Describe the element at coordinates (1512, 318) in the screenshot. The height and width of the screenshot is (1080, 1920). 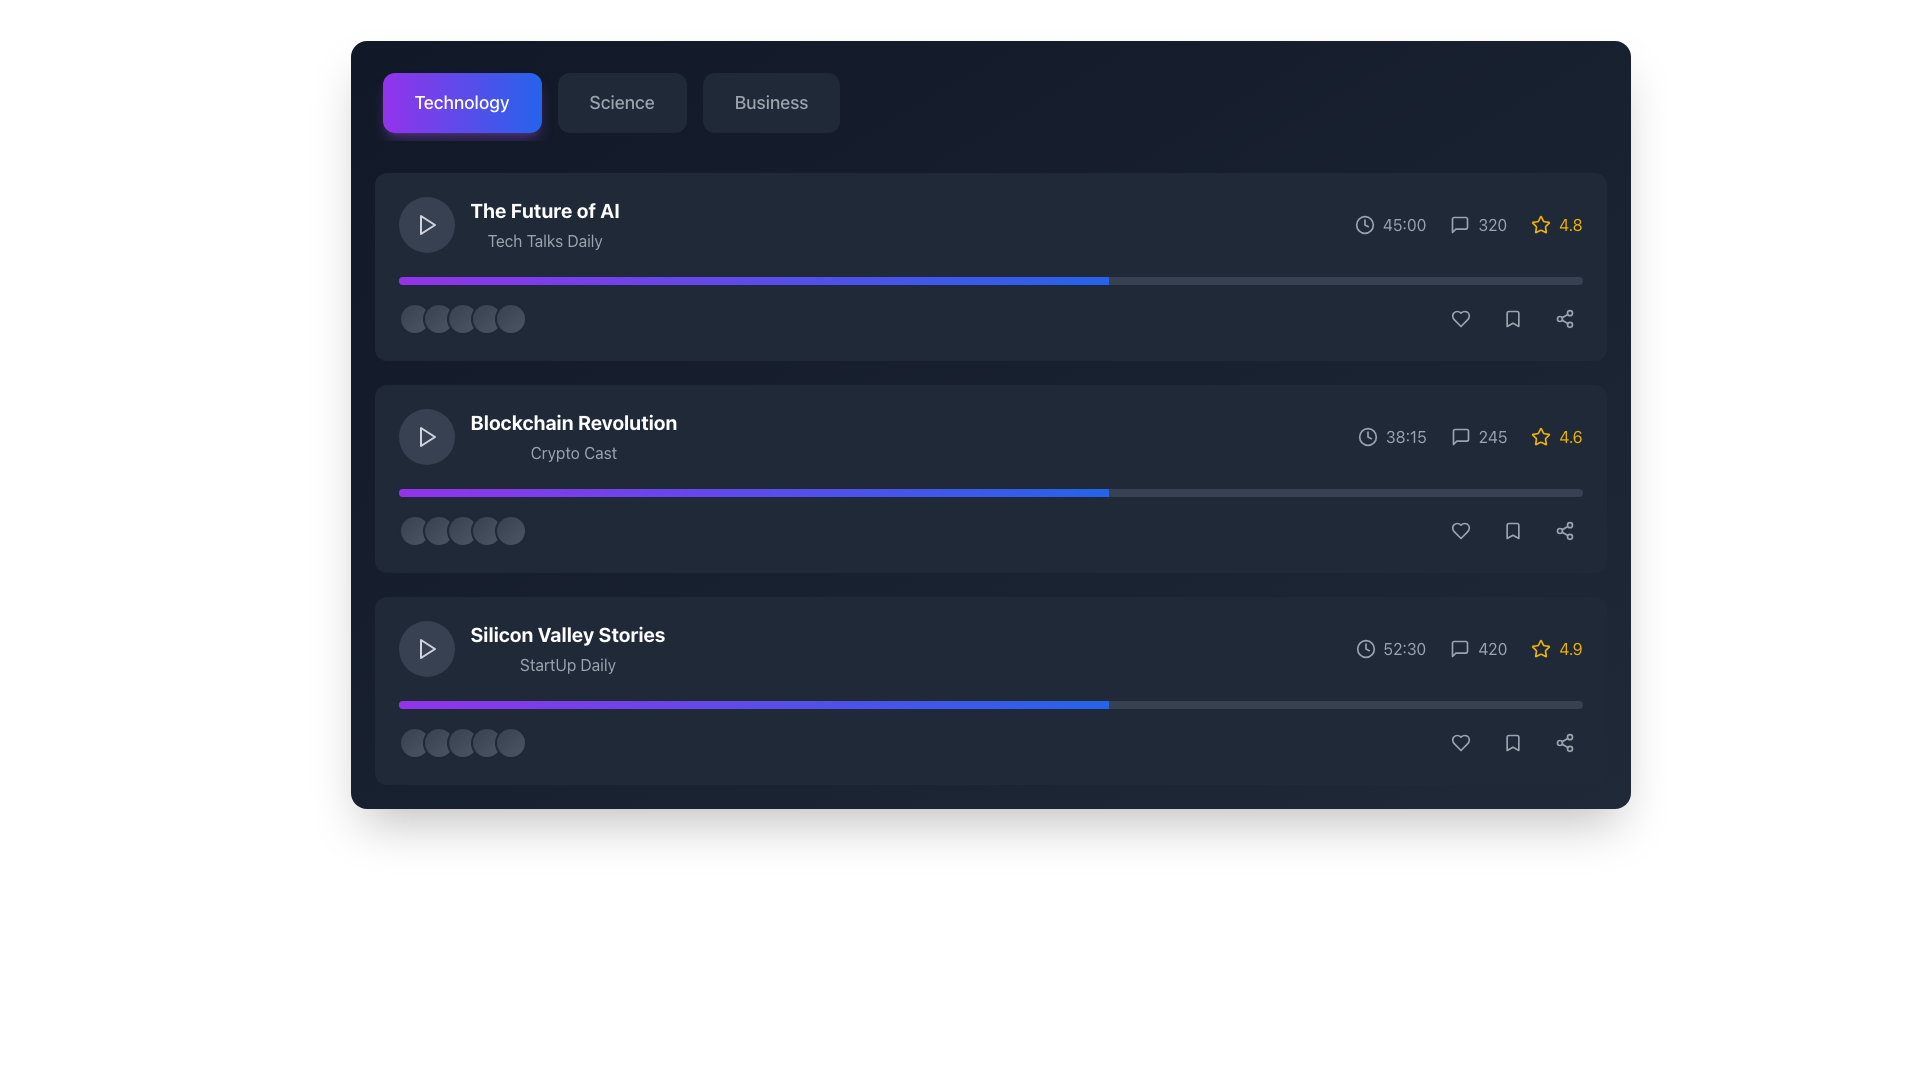
I see `the bookmark icon button located between the heart icon on the left and the share icon on the right` at that location.